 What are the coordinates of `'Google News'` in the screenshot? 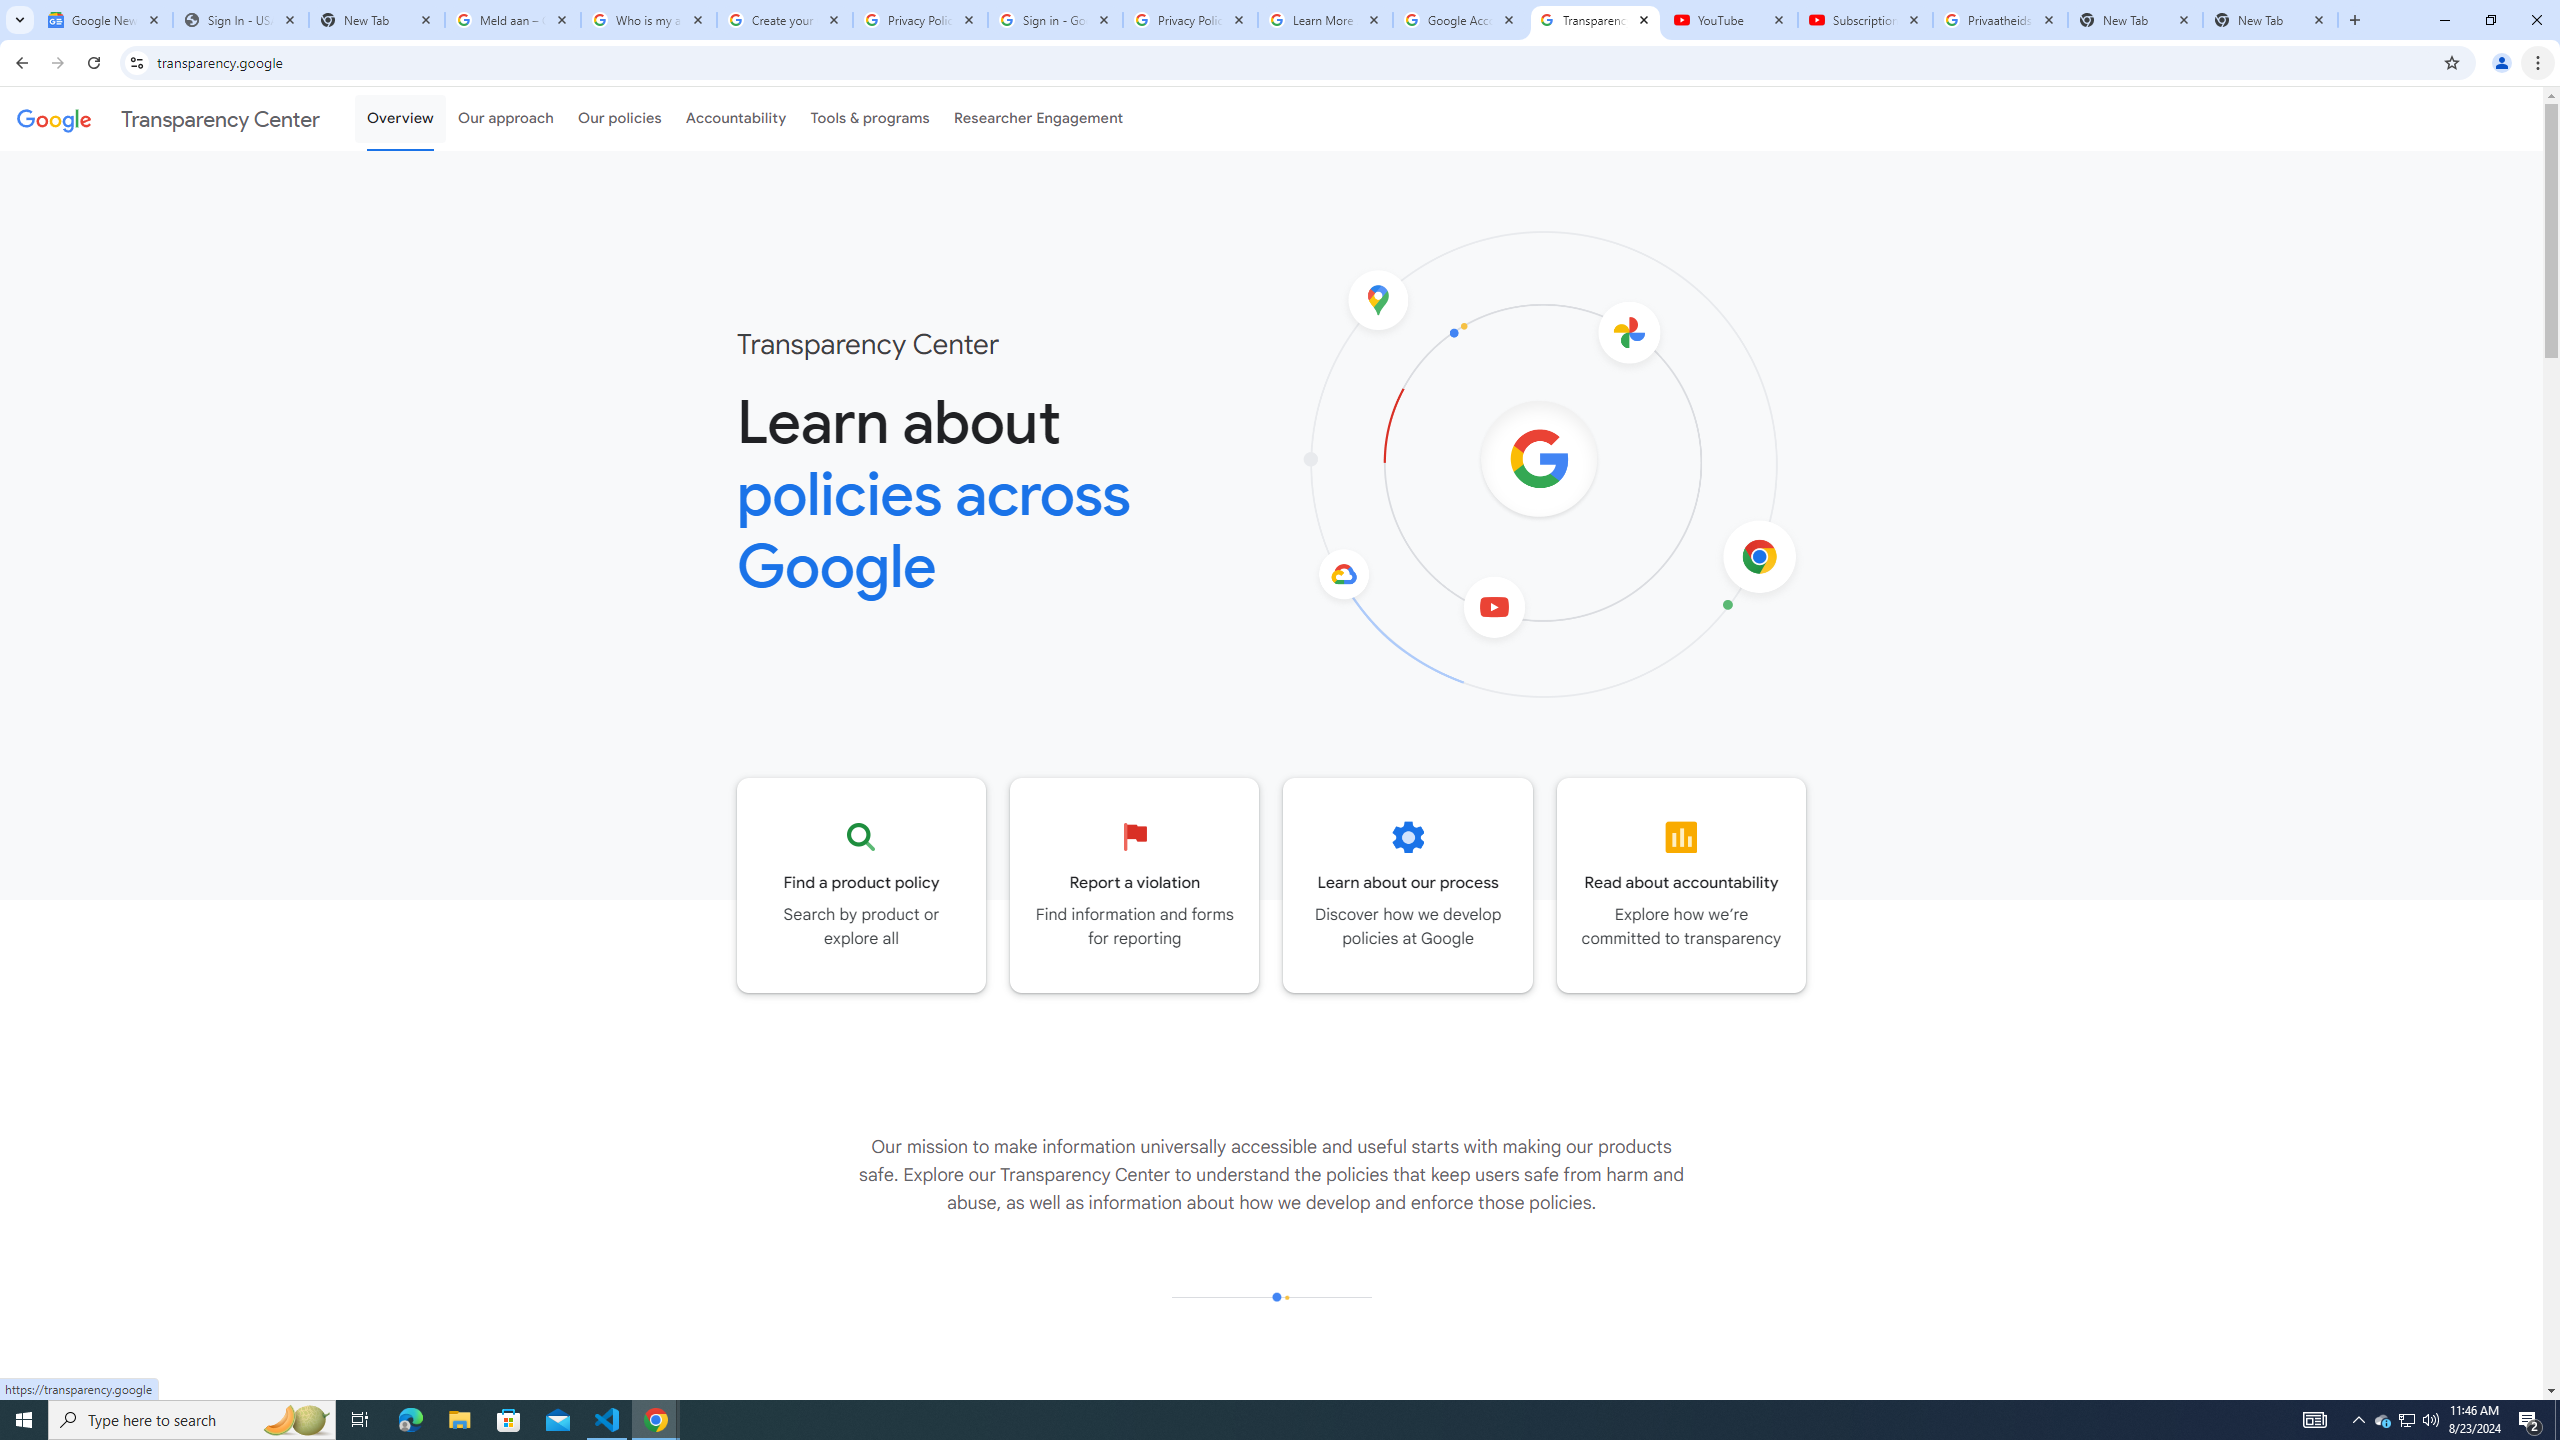 It's located at (103, 19).